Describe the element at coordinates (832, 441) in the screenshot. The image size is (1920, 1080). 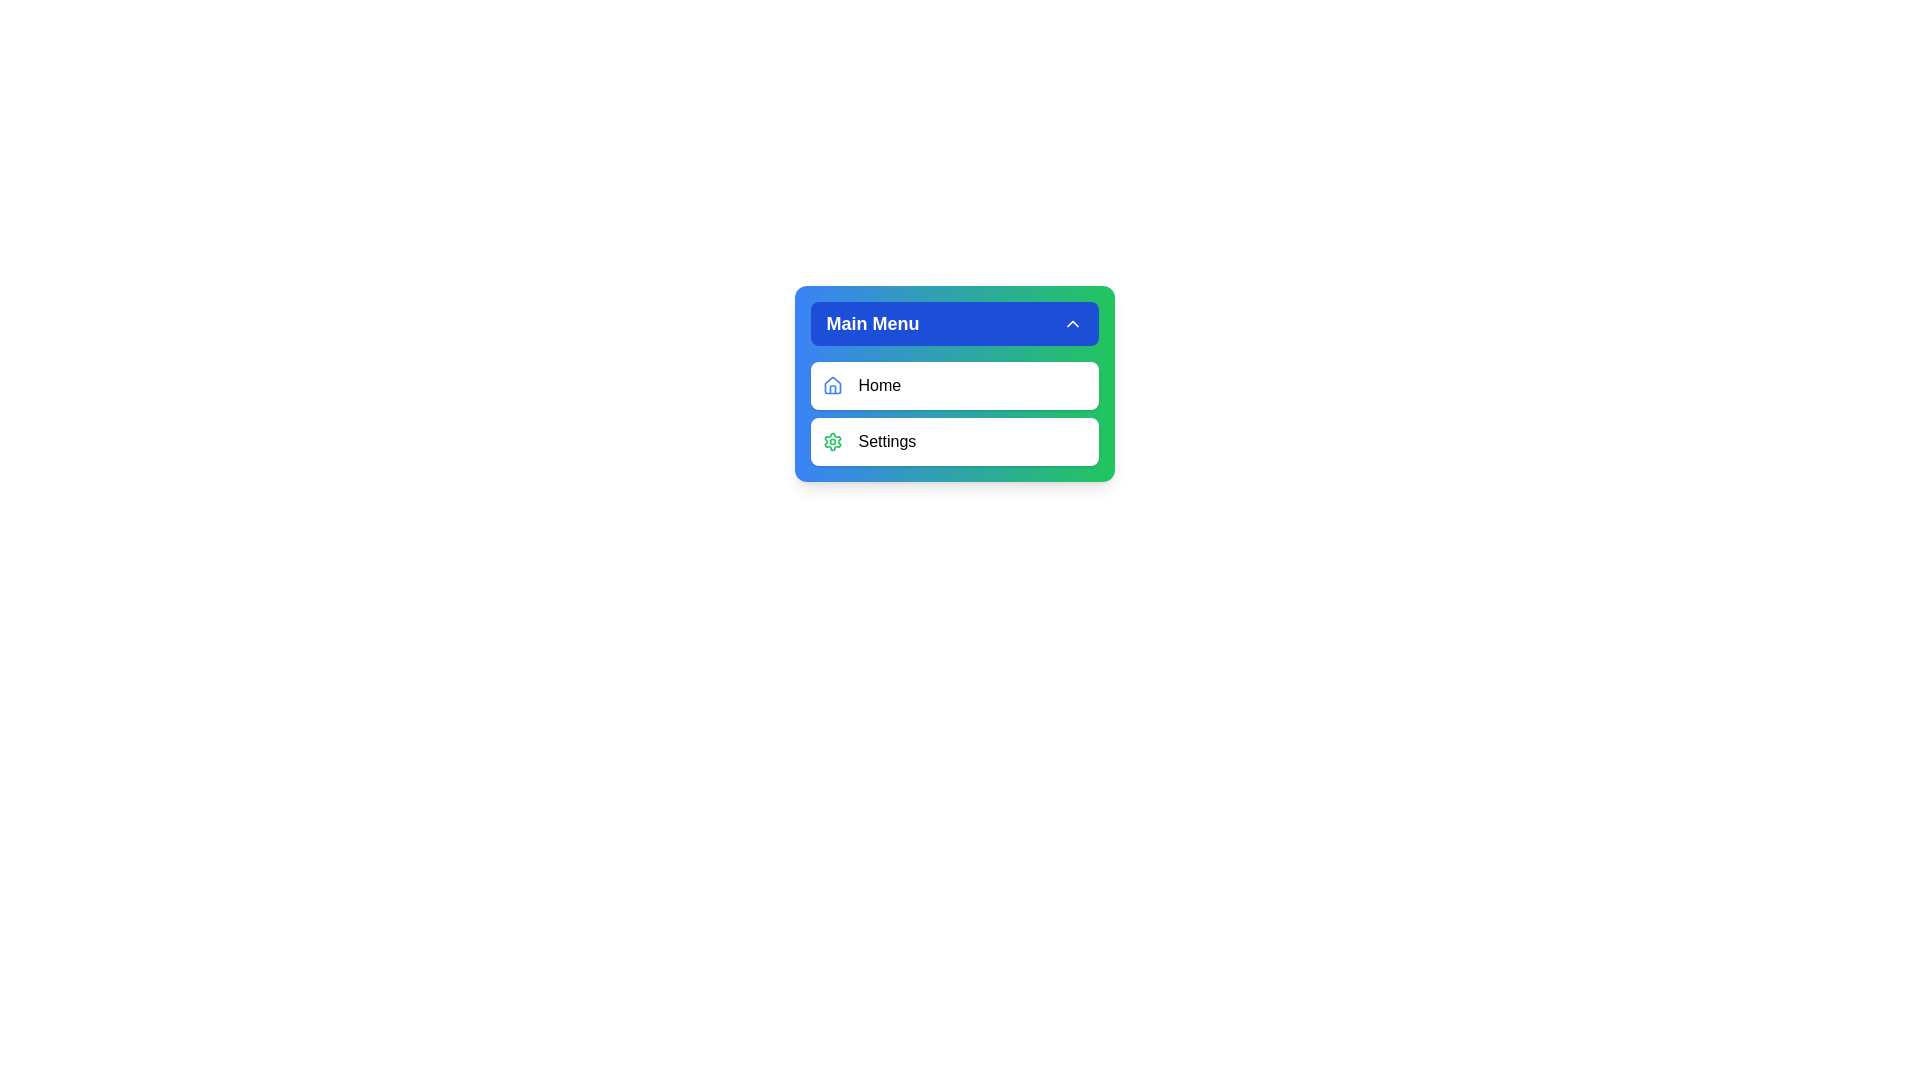
I see `the gear-shaped icon that indicates the 'Settings' option in the 'Main Menu' dropdown, located next to the 'Settings' label` at that location.